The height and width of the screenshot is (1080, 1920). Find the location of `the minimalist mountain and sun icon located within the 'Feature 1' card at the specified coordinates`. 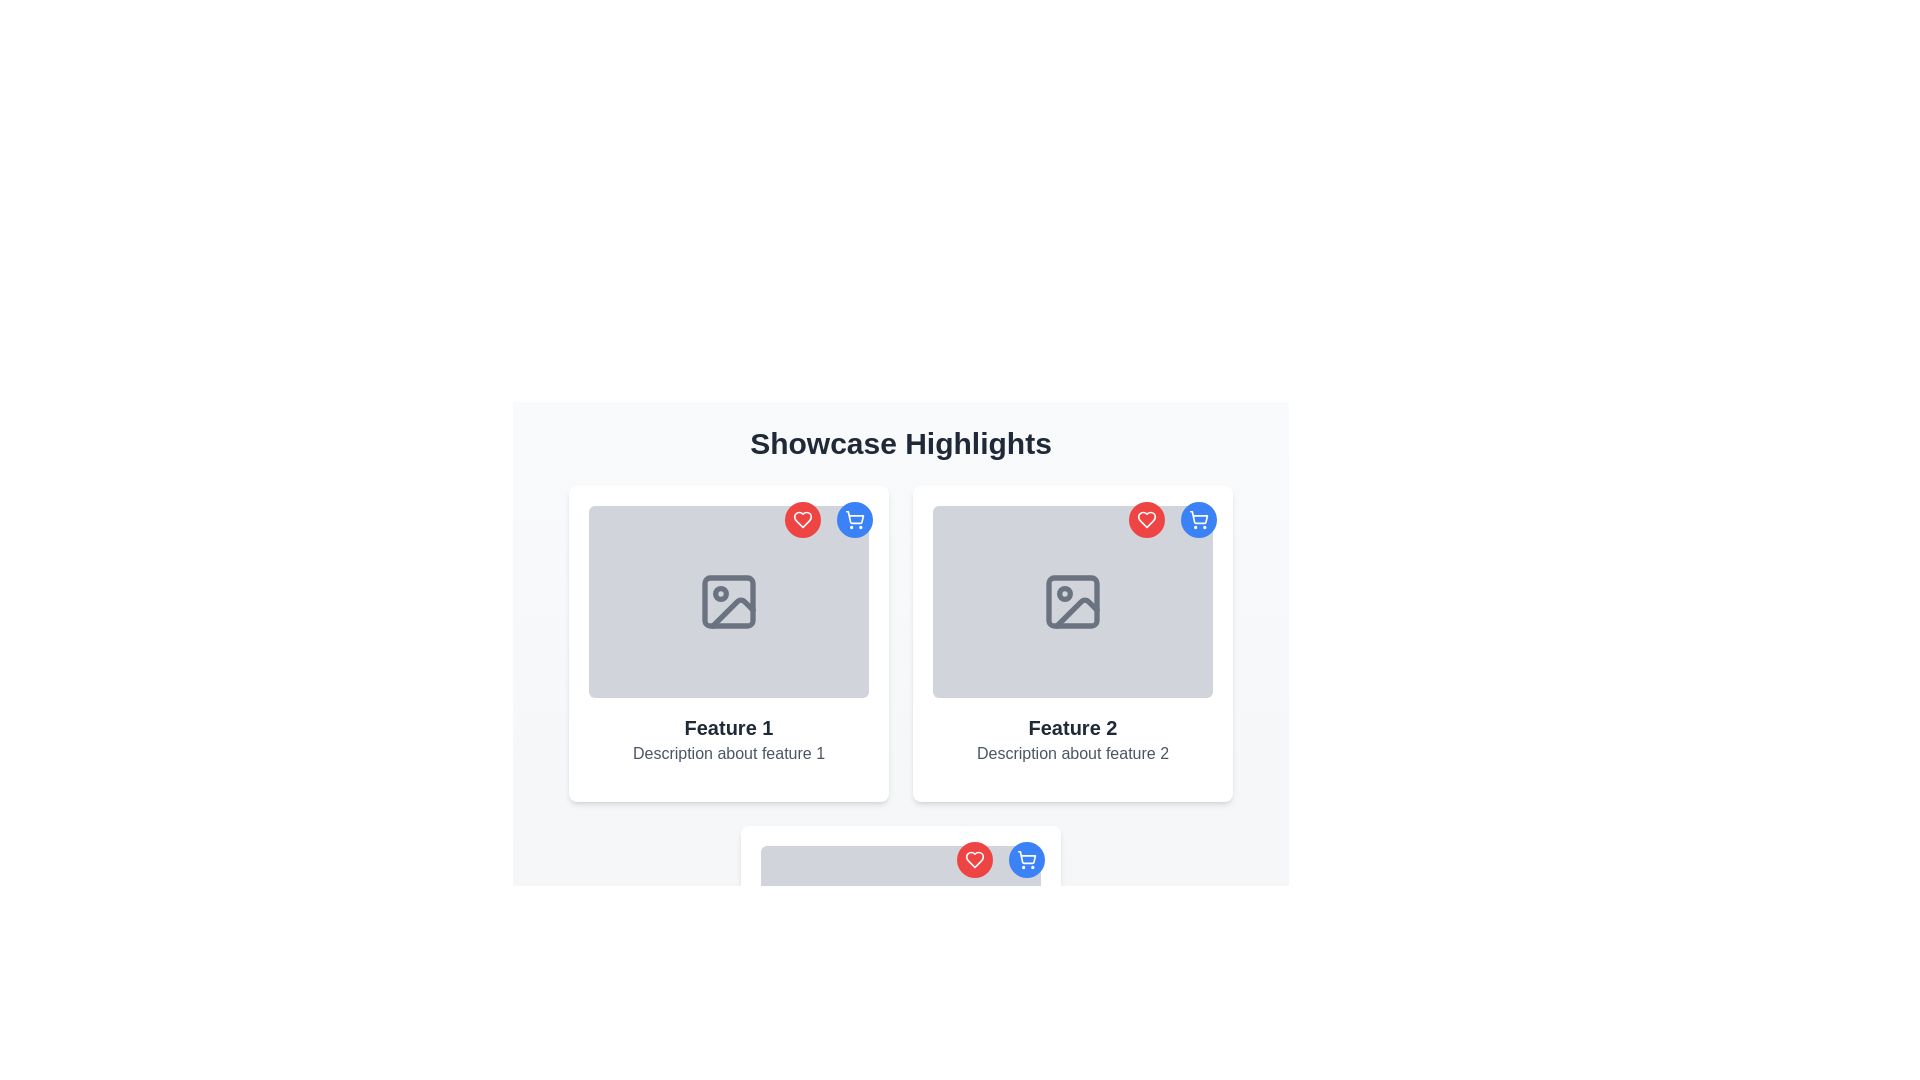

the minimalist mountain and sun icon located within the 'Feature 1' card at the specified coordinates is located at coordinates (732, 612).